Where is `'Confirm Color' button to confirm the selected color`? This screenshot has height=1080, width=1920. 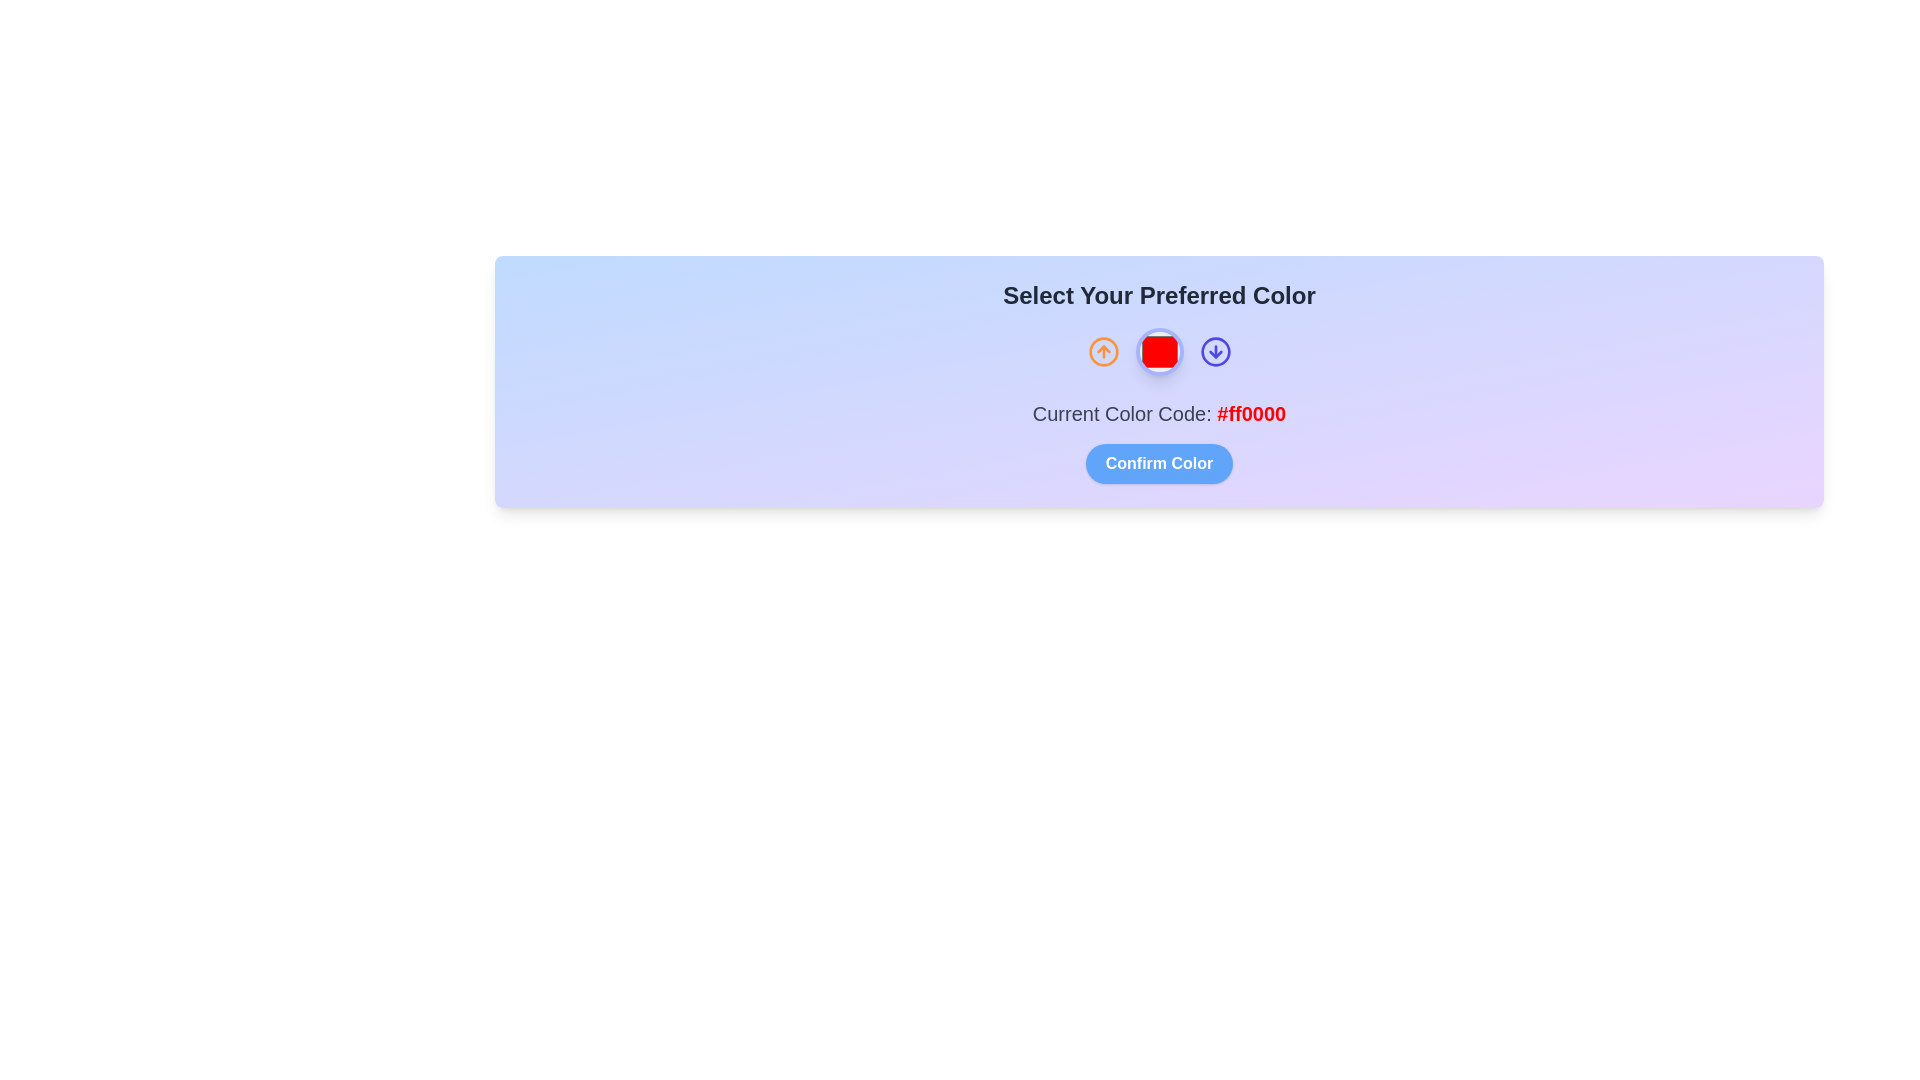 'Confirm Color' button to confirm the selected color is located at coordinates (1159, 463).